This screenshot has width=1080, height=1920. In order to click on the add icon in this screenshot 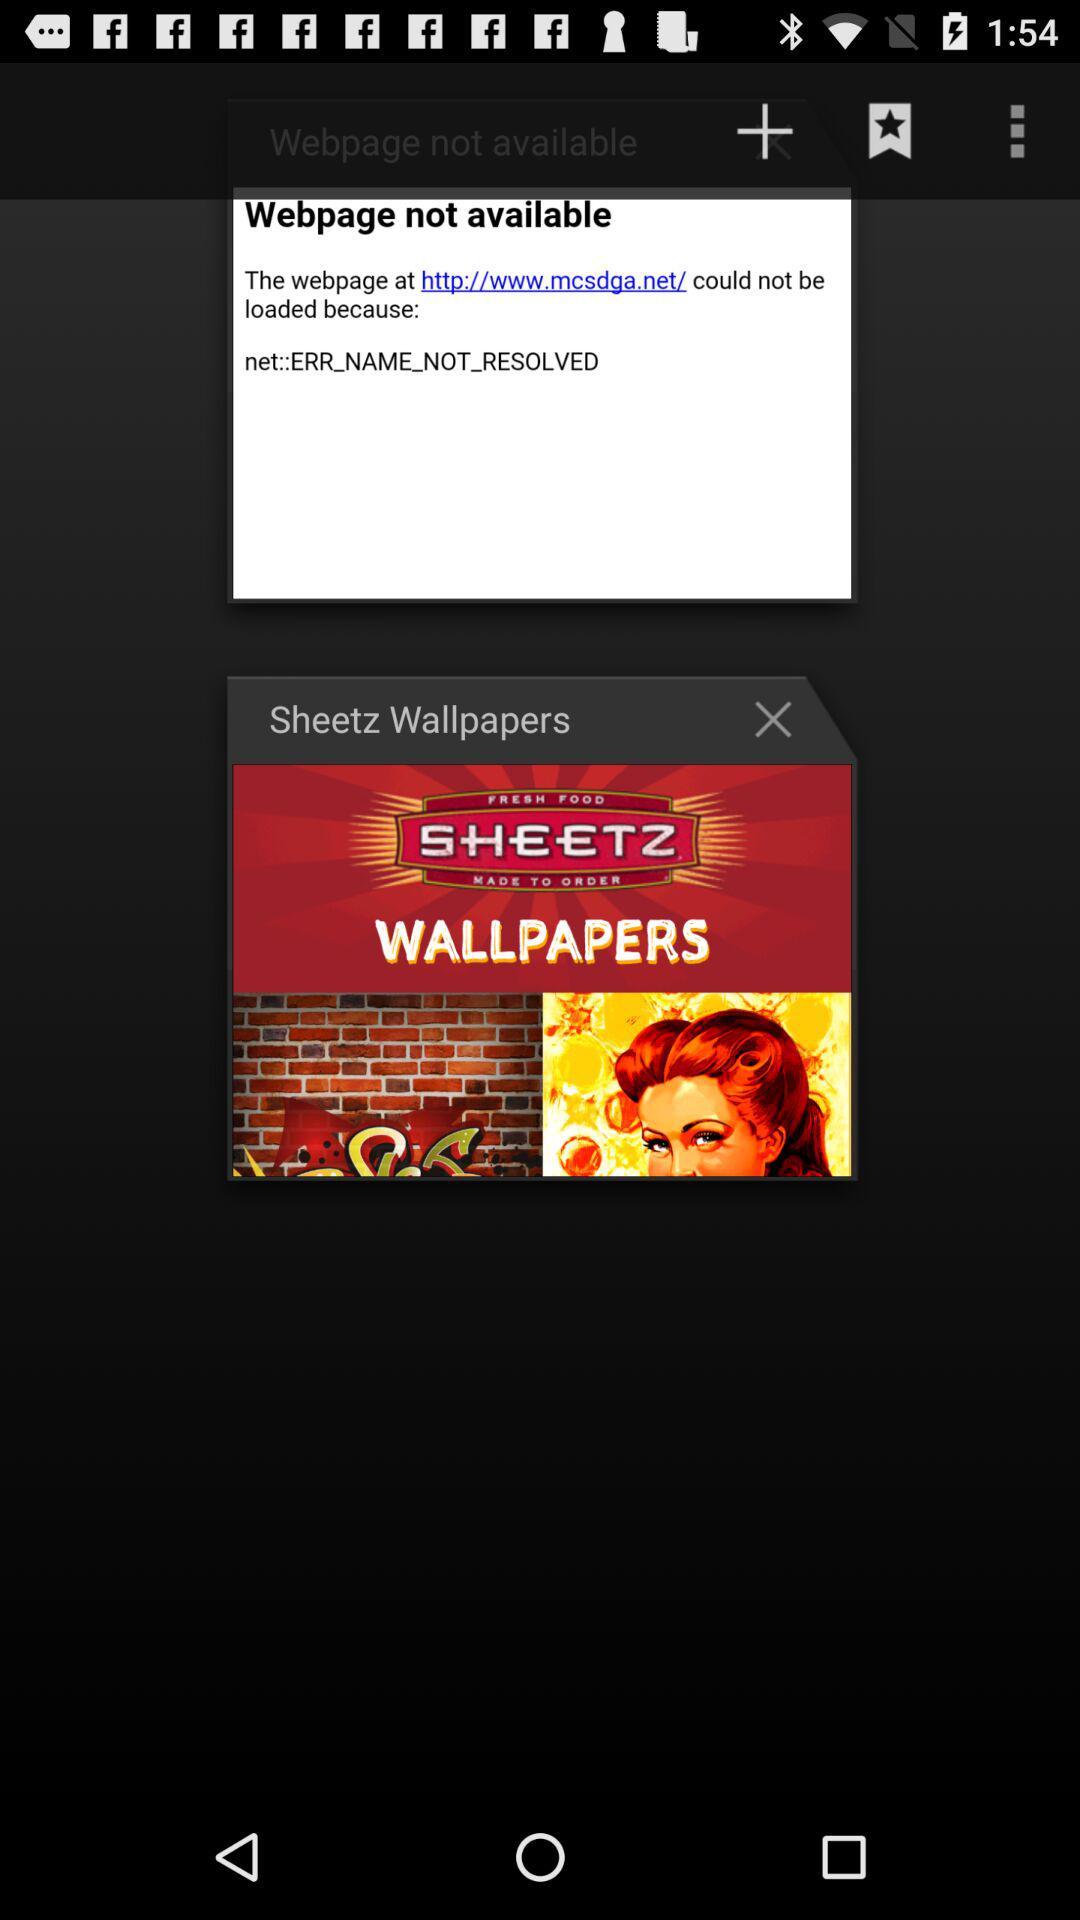, I will do `click(782, 149)`.